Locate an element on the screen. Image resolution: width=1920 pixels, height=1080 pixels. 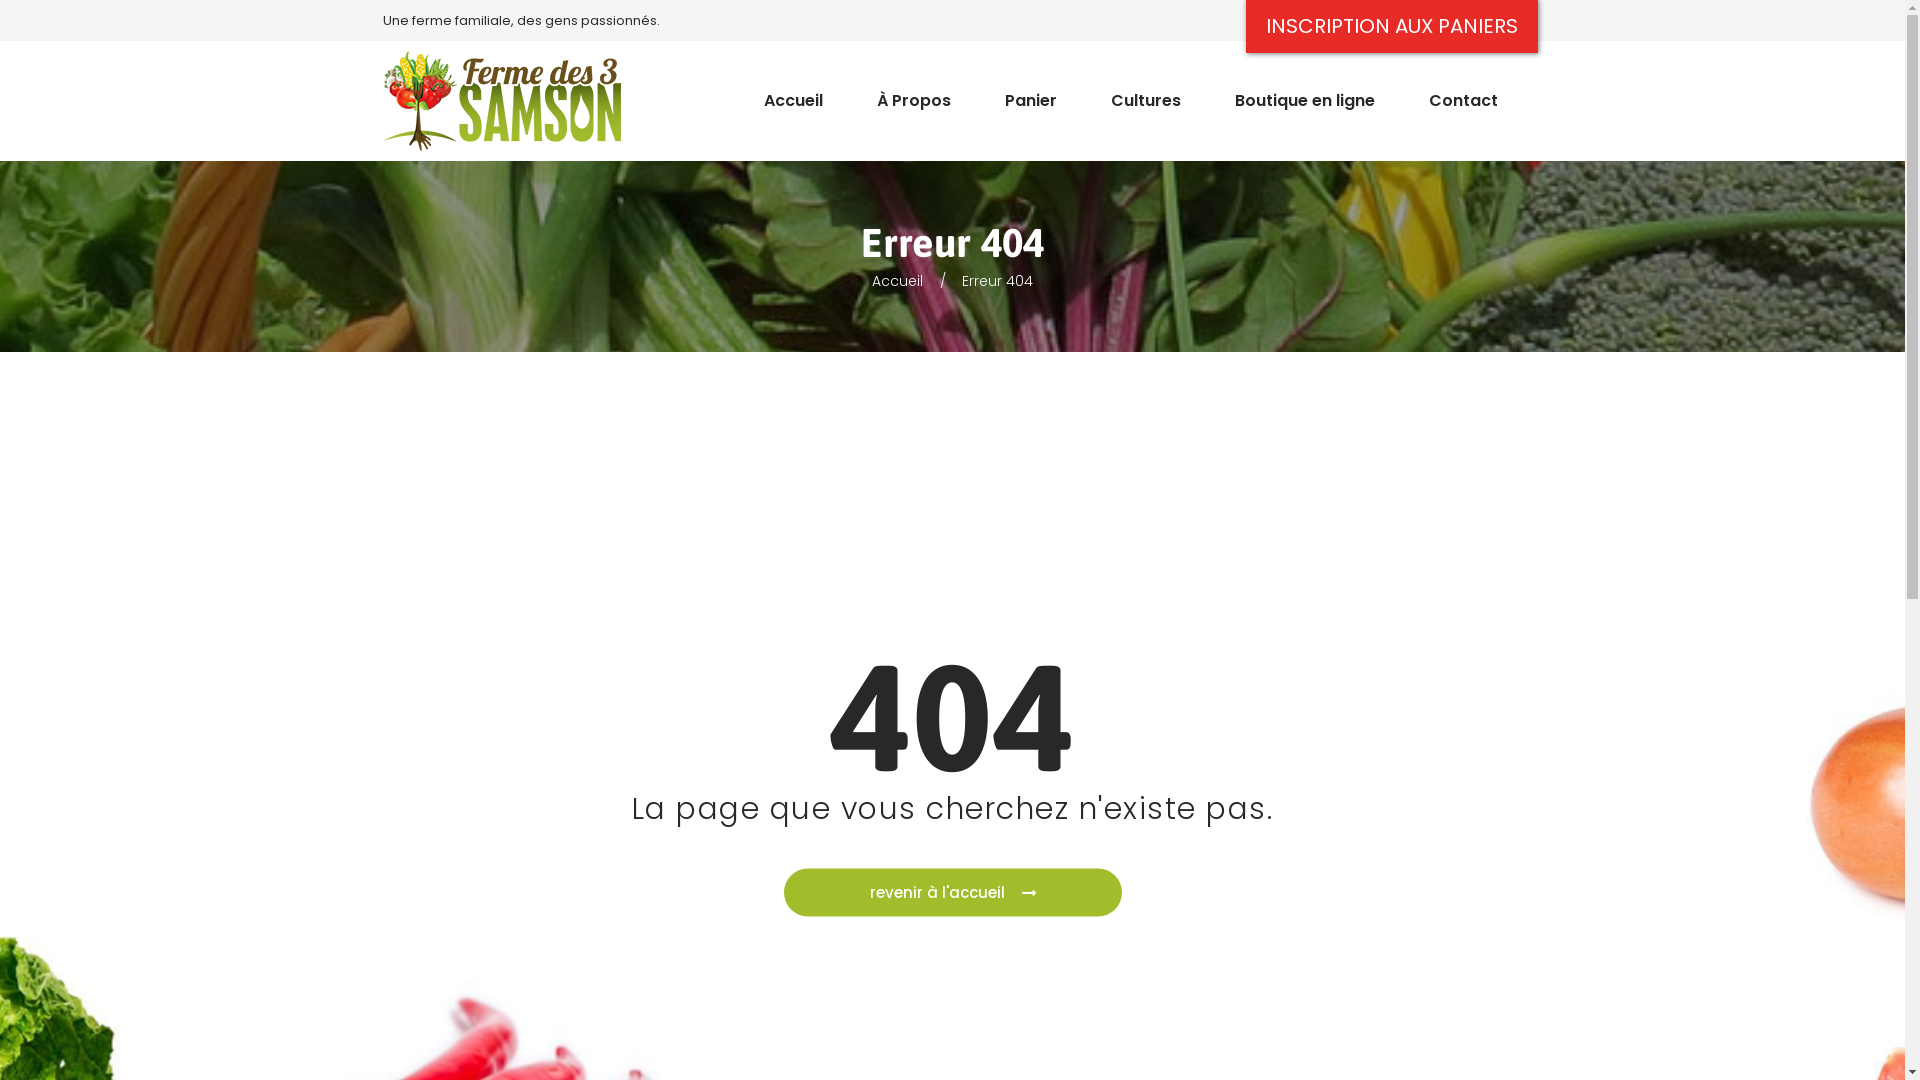
'Panier' is located at coordinates (979, 91).